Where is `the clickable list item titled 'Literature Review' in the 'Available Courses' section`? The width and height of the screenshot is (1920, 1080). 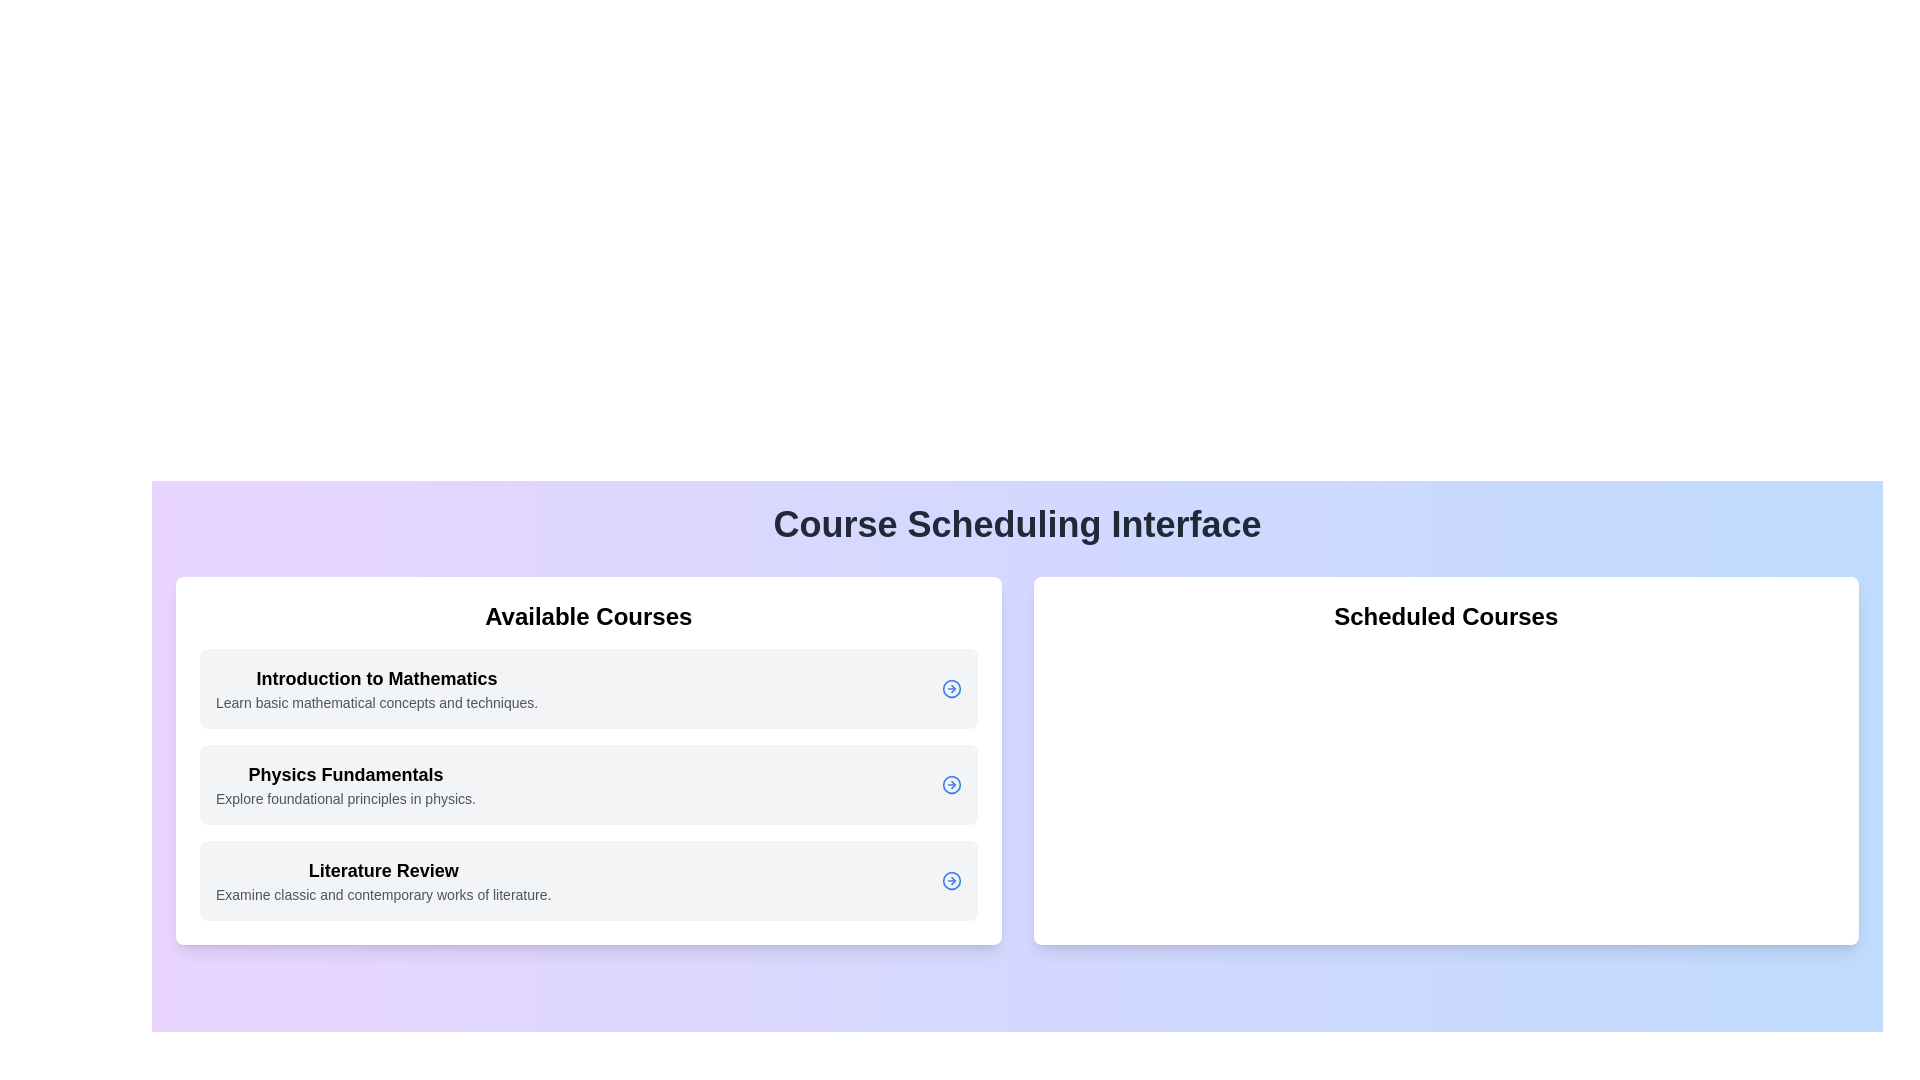
the clickable list item titled 'Literature Review' in the 'Available Courses' section is located at coordinates (587, 879).